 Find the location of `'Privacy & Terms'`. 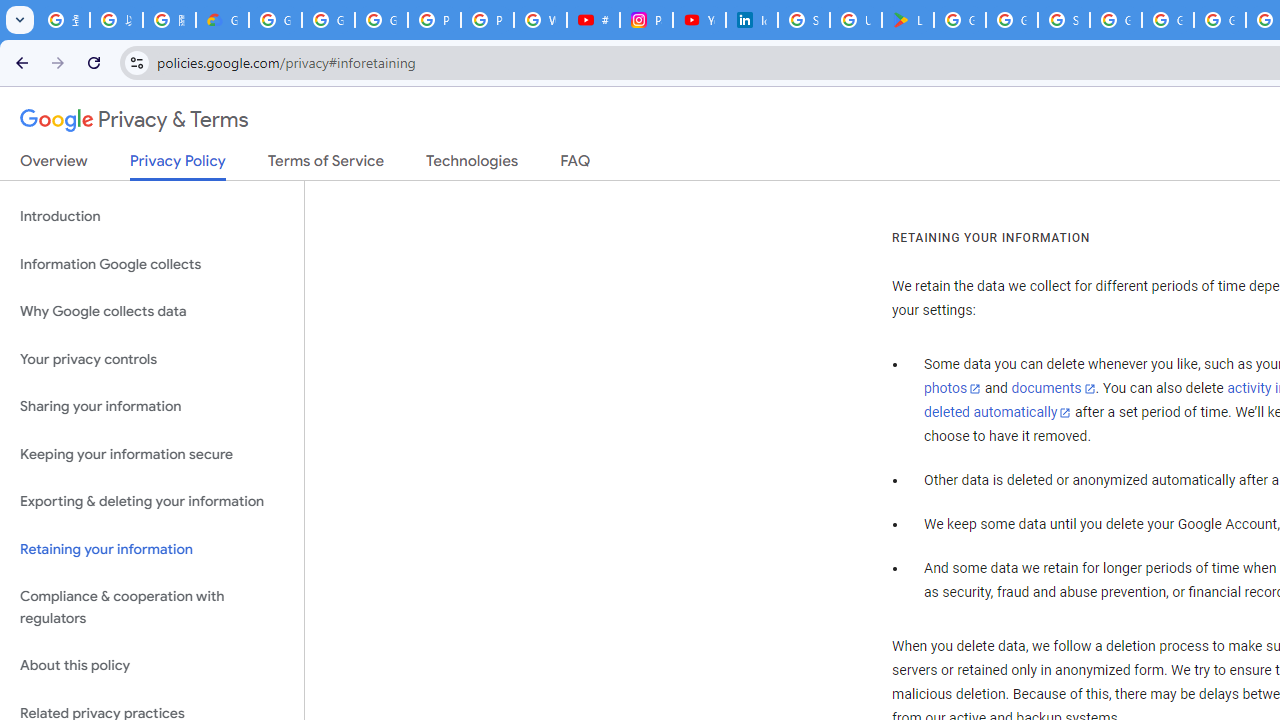

'Privacy & Terms' is located at coordinates (134, 120).